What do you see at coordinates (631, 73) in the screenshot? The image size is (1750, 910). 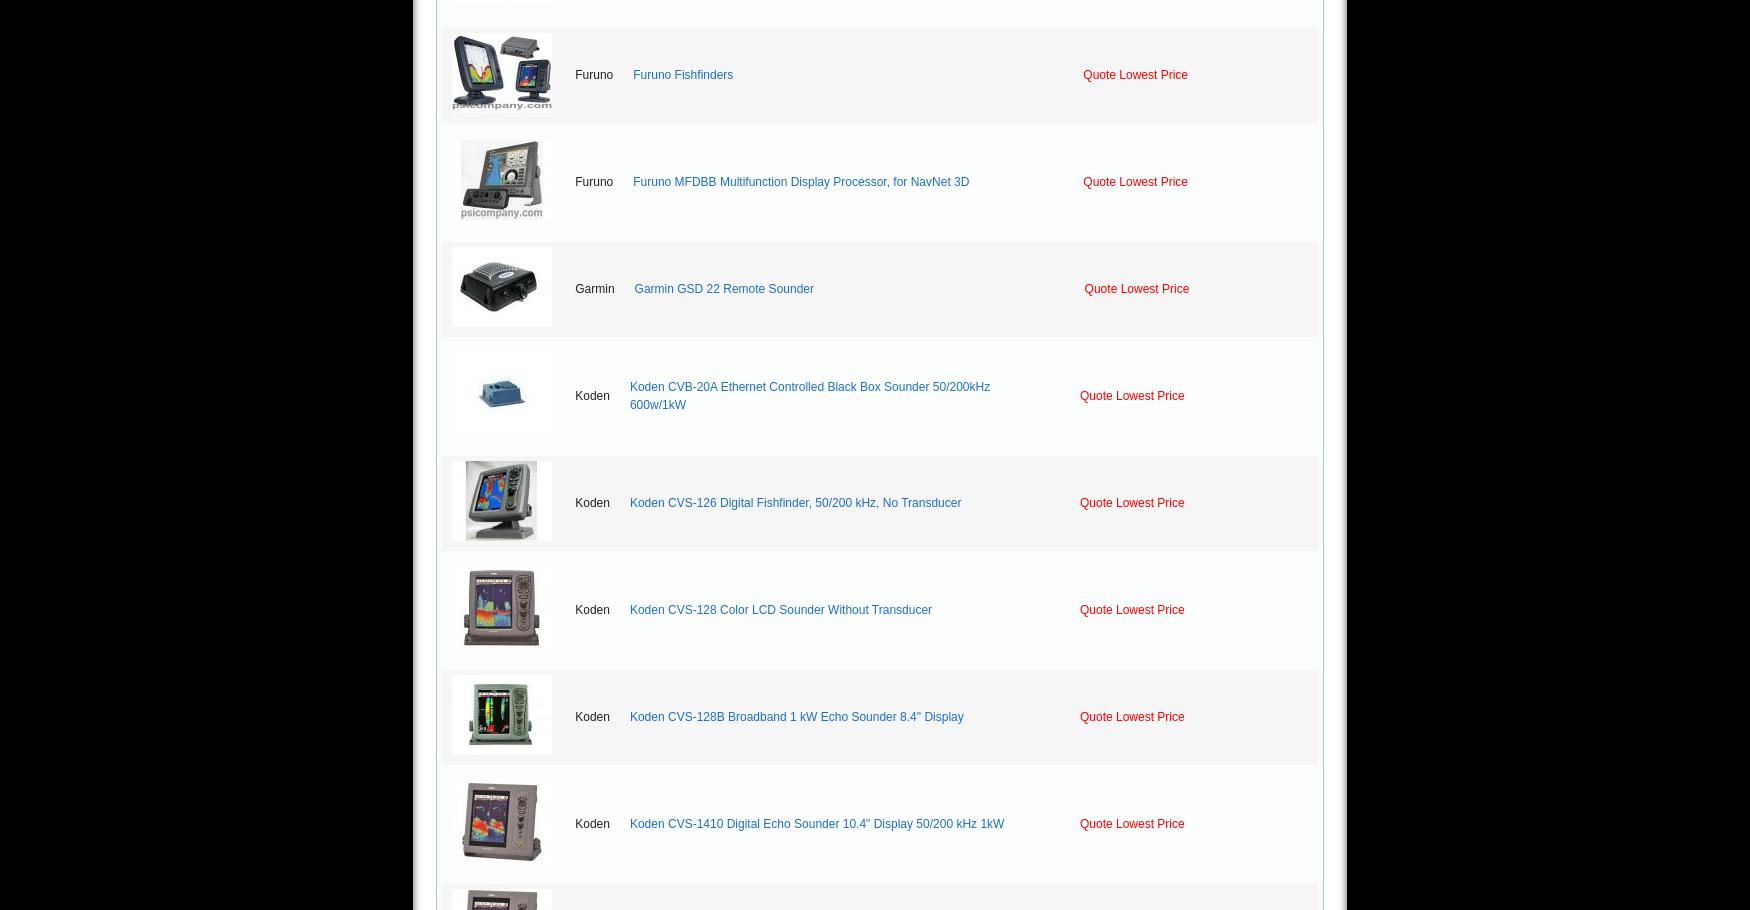 I see `'Furuno Fishfinders'` at bounding box center [631, 73].